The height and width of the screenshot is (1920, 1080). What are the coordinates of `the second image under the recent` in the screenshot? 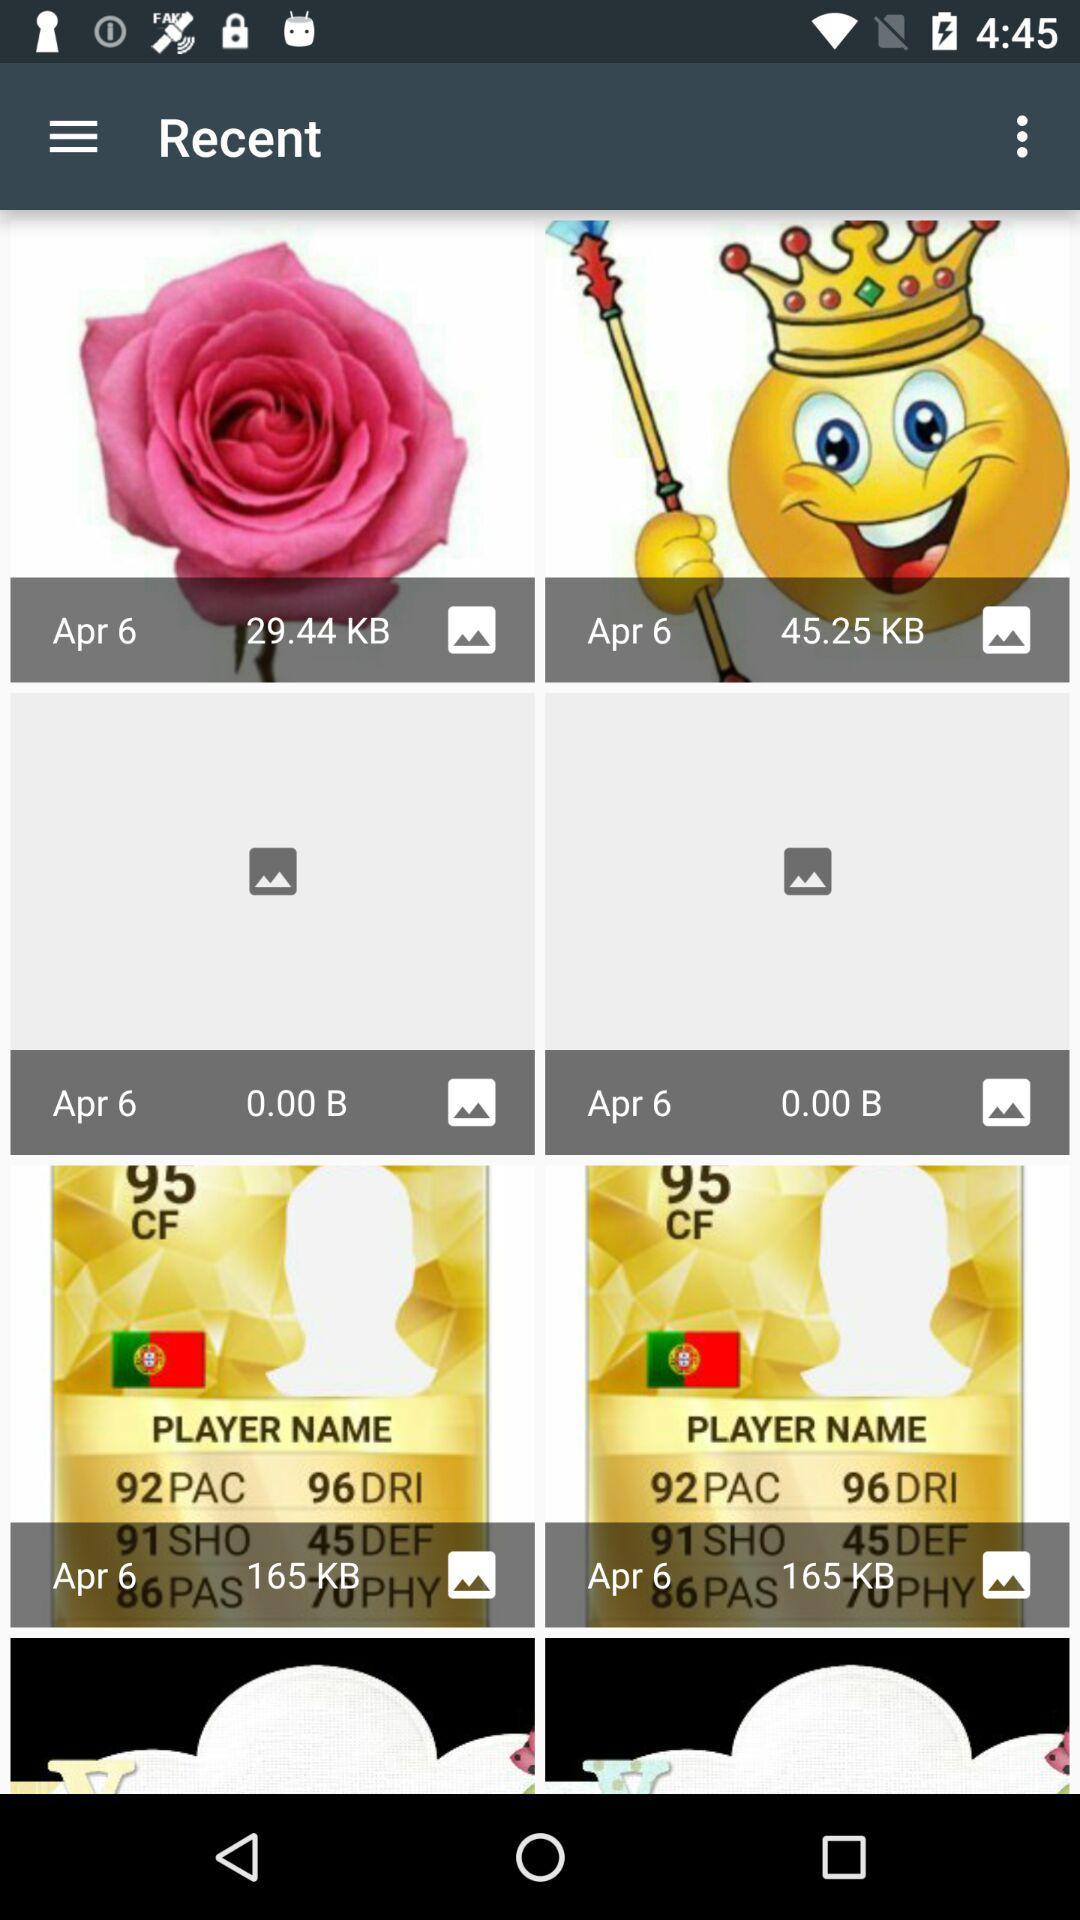 It's located at (806, 450).